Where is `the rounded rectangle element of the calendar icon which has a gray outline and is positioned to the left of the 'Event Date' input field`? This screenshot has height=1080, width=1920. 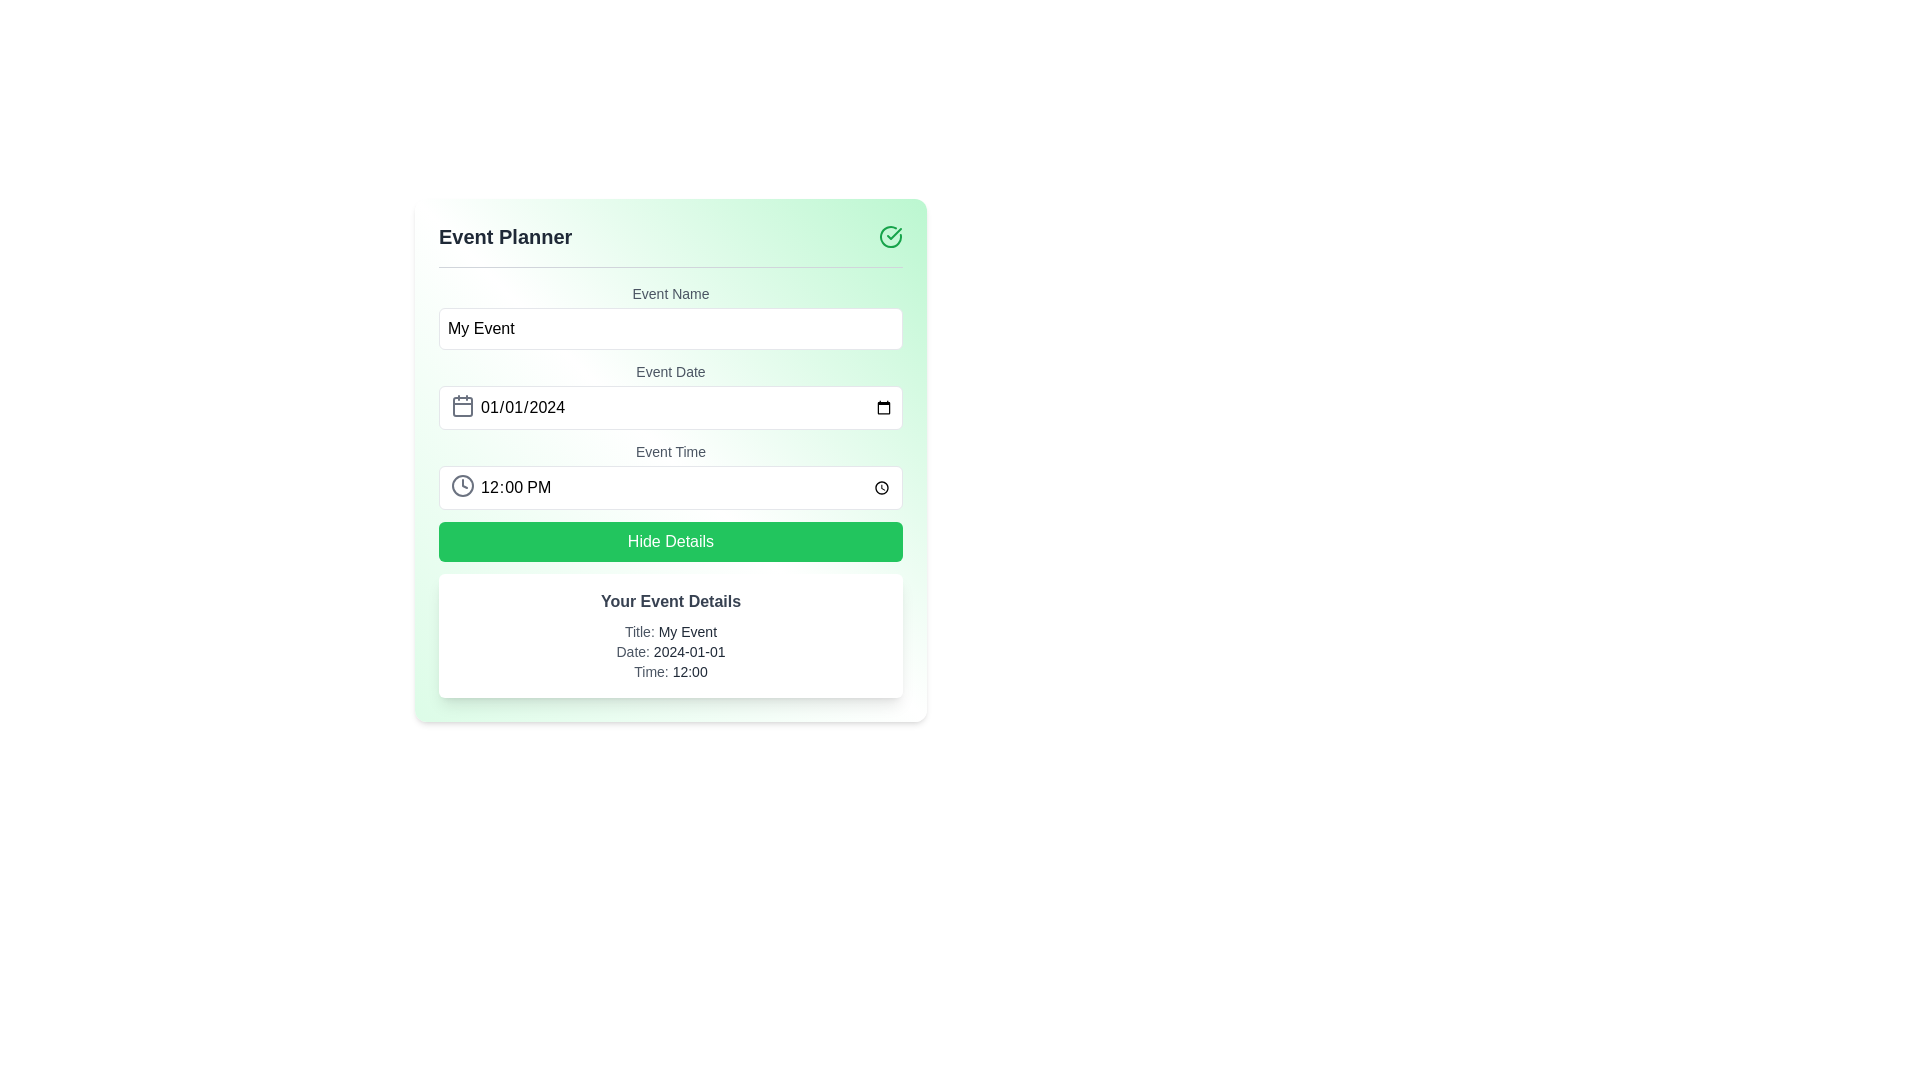 the rounded rectangle element of the calendar icon which has a gray outline and is positioned to the left of the 'Event Date' input field is located at coordinates (461, 406).